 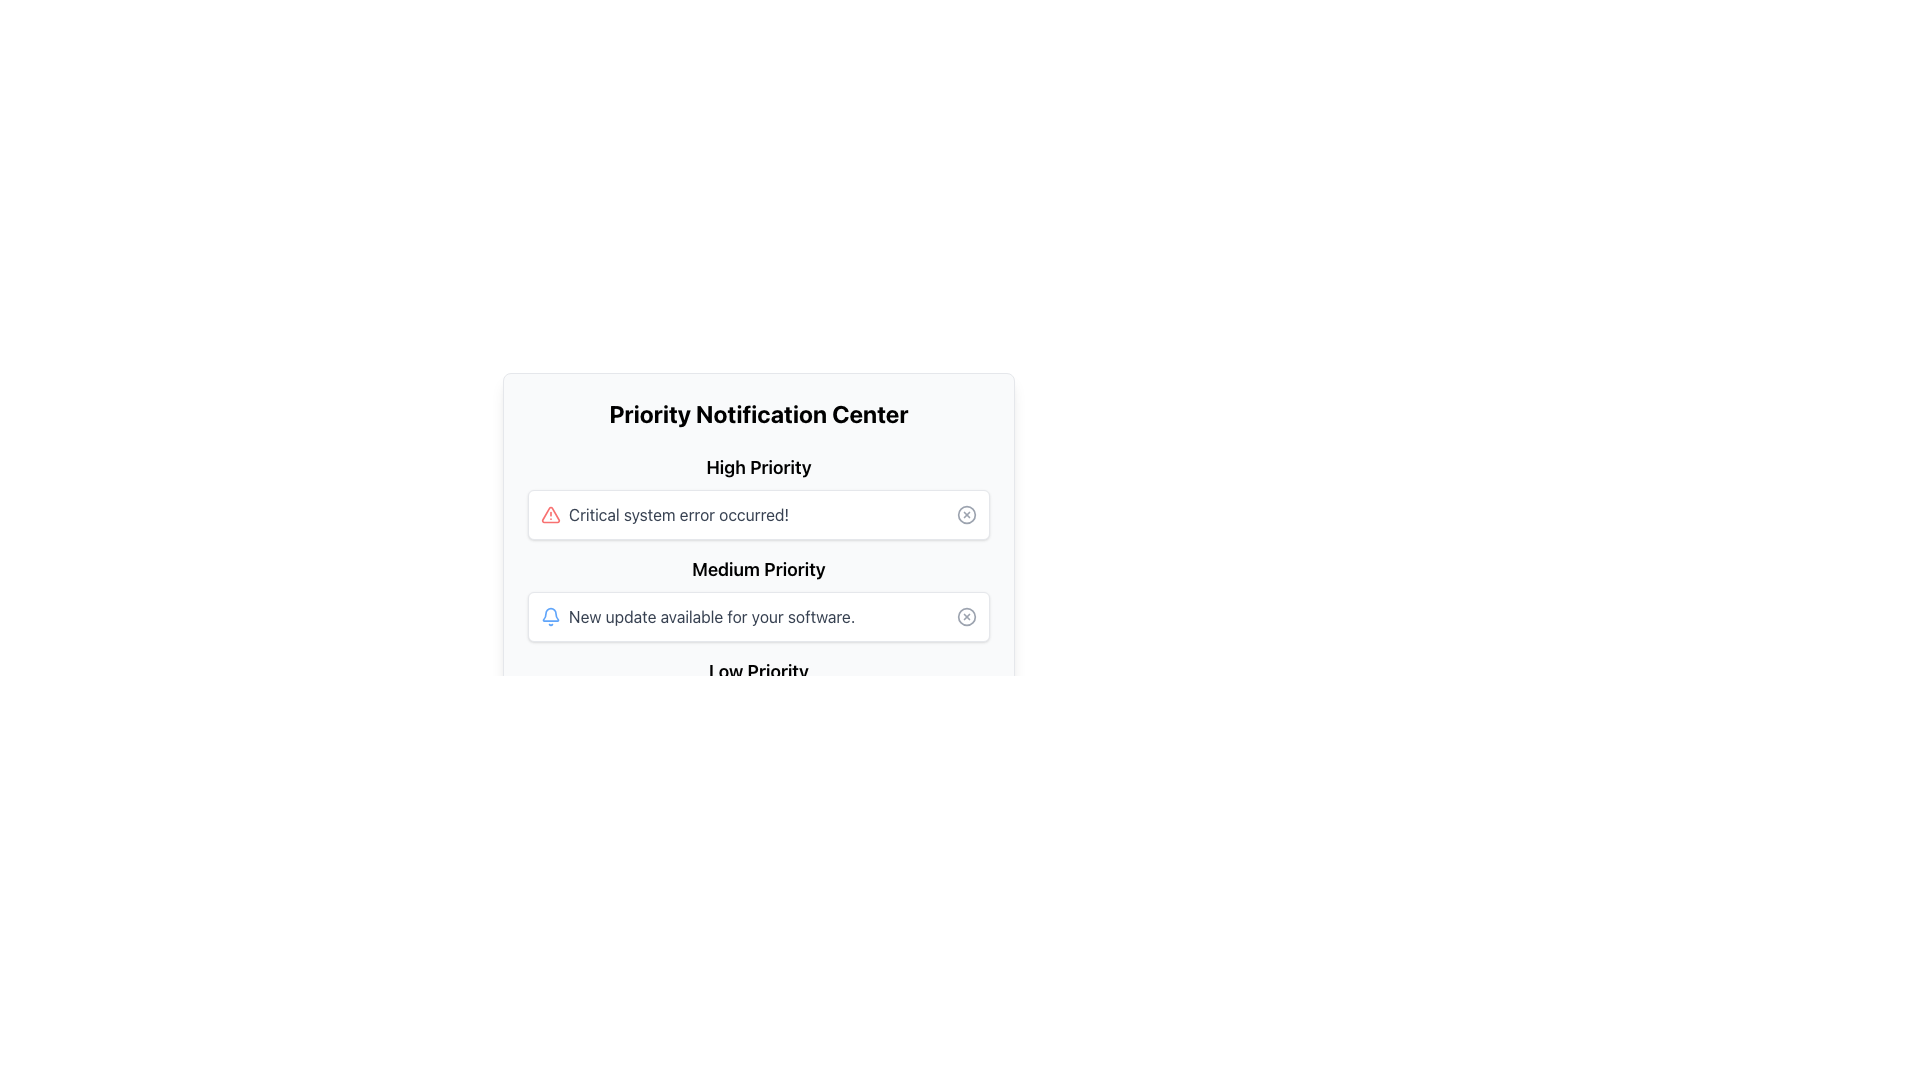 I want to click on the blue bell-shaped icon located in the top-right segment of the UI layout, which is part of the notification system, so click(x=551, y=613).